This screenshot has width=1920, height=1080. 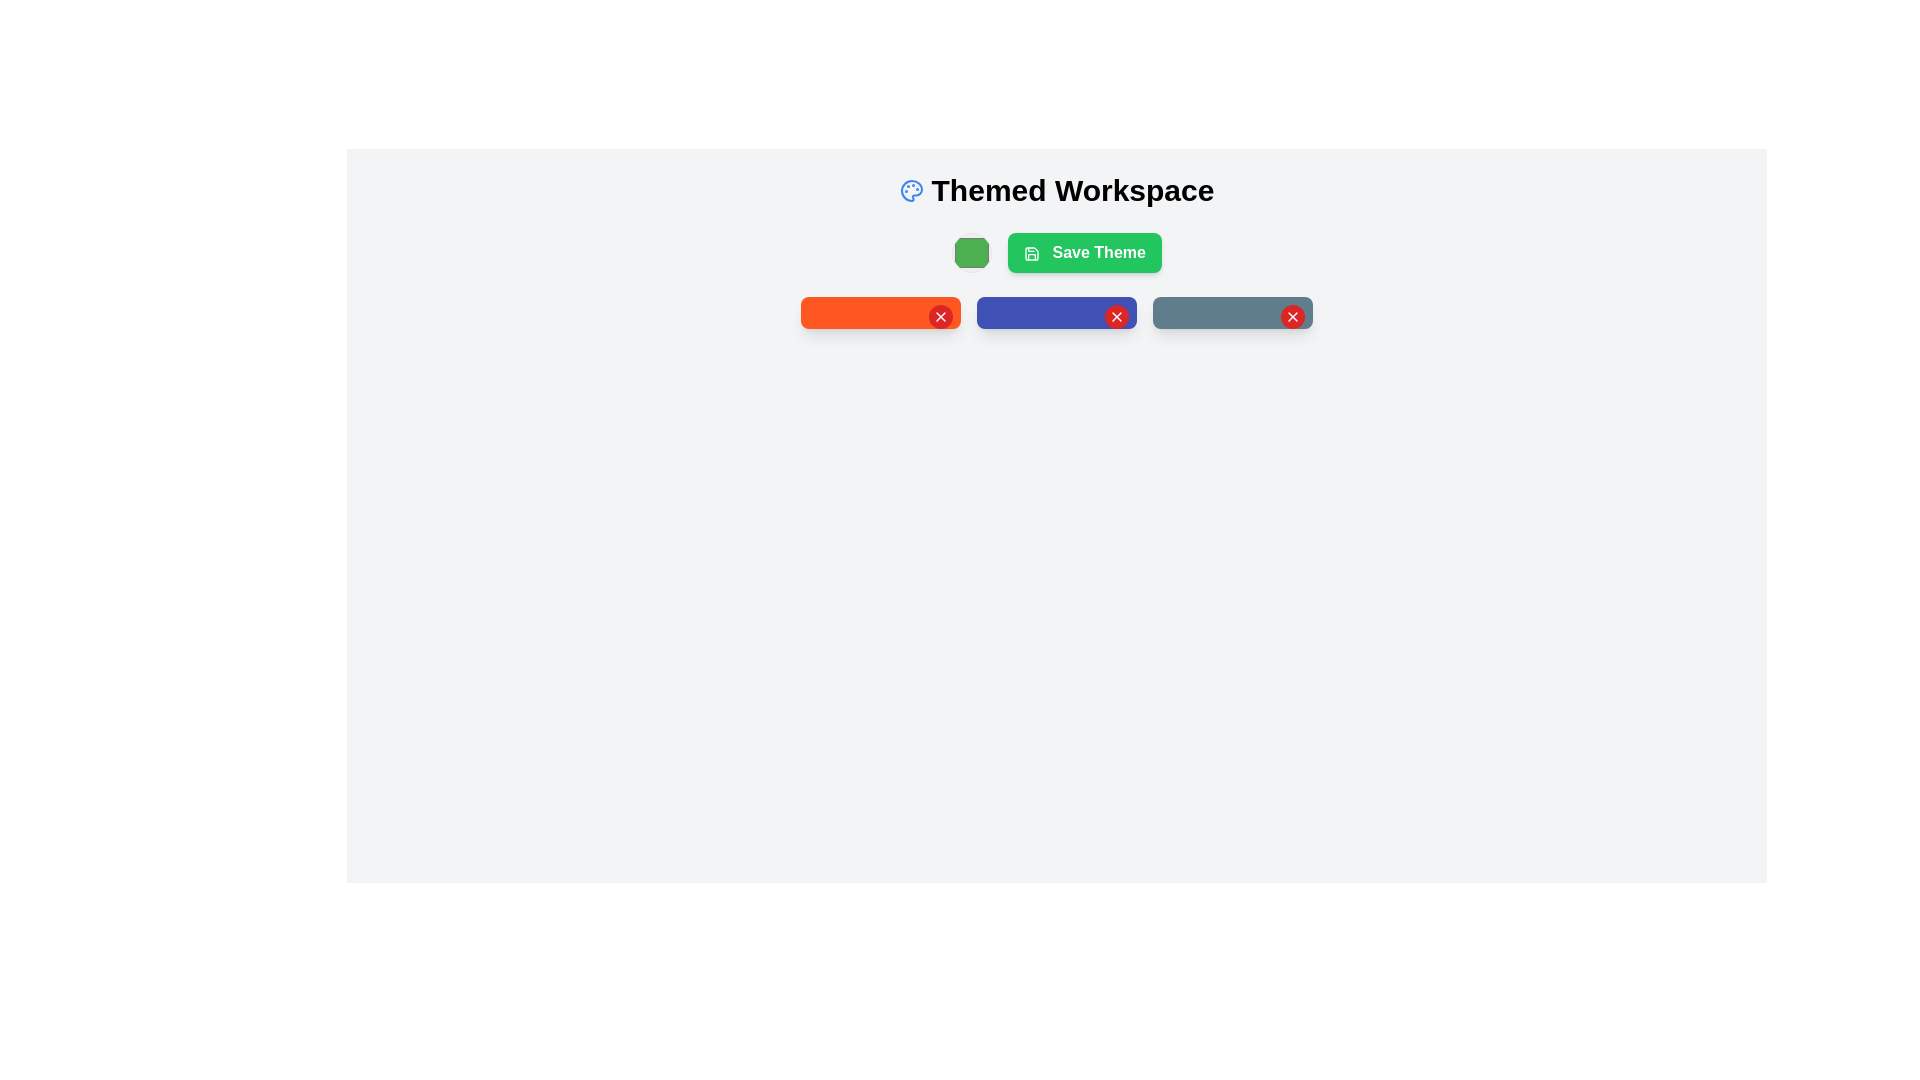 I want to click on the palette icon located to the left of the text 'Themed Workspace', which features a circular base with smaller circles representing paint wells in a blue color scheme, so click(x=910, y=191).